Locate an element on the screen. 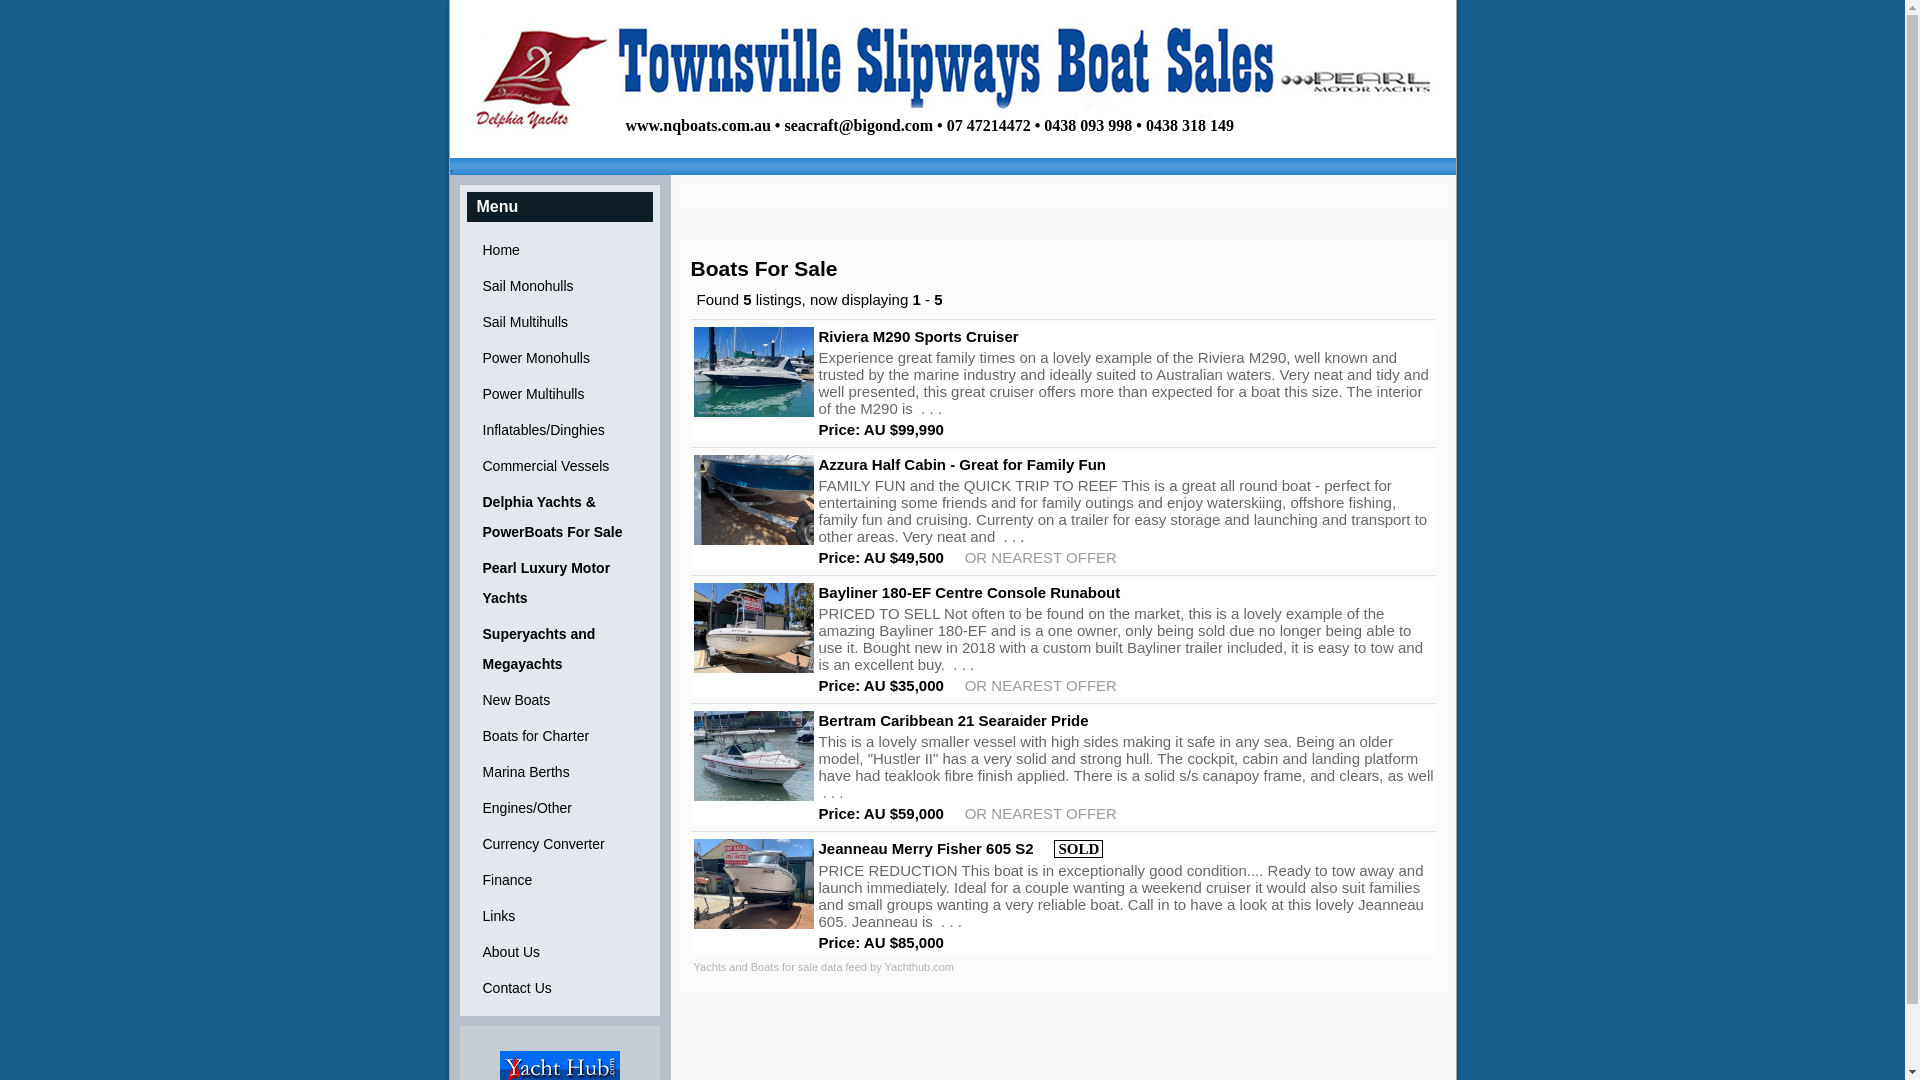  'Home' is located at coordinates (560, 249).